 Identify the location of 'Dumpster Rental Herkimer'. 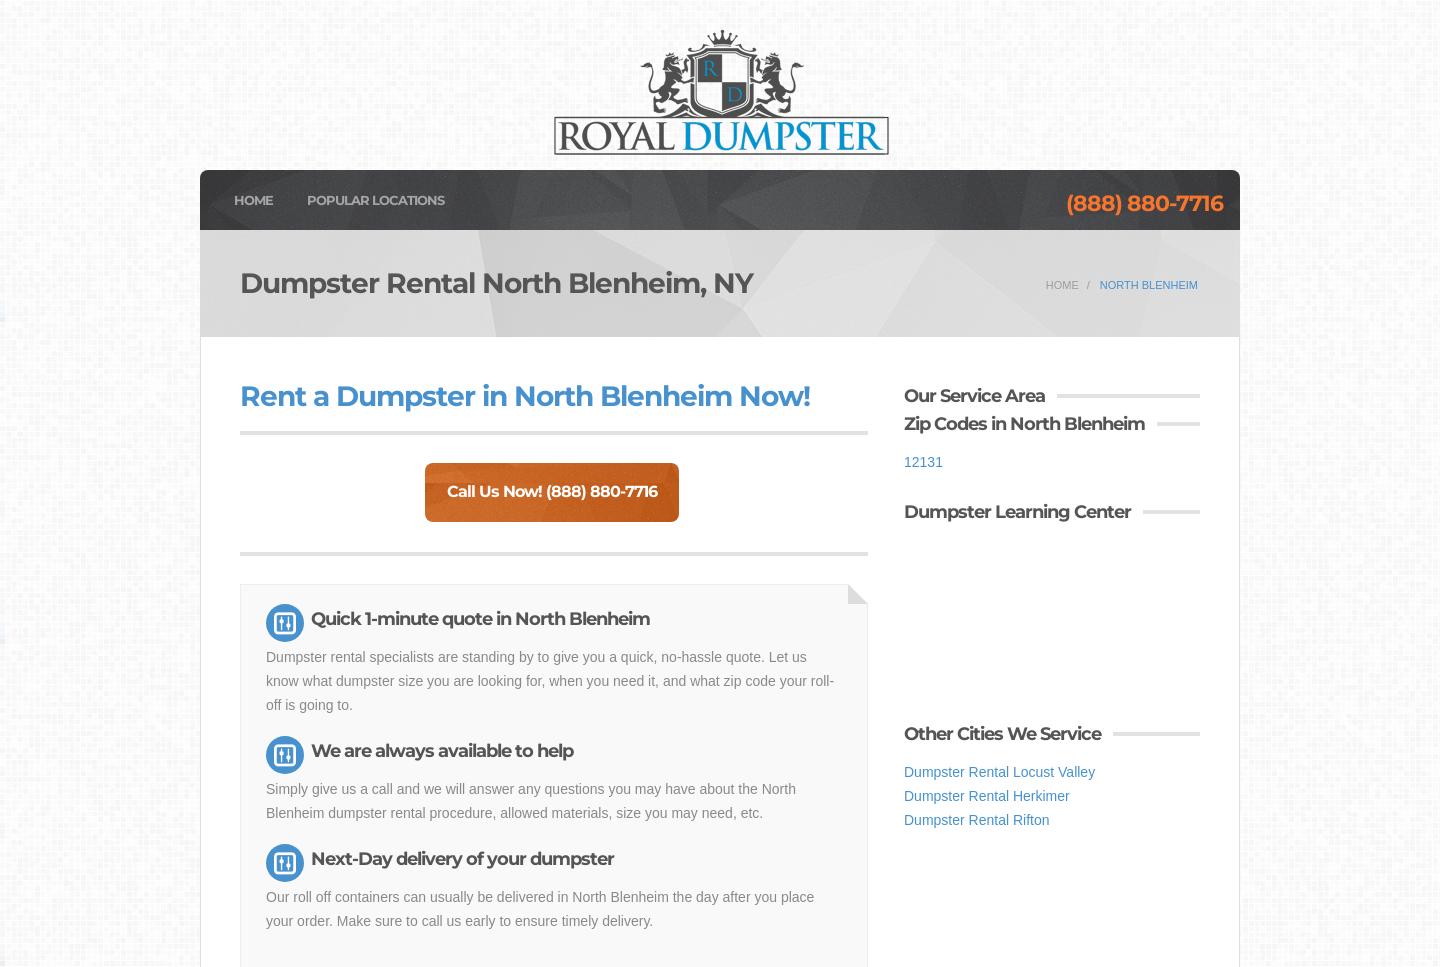
(985, 795).